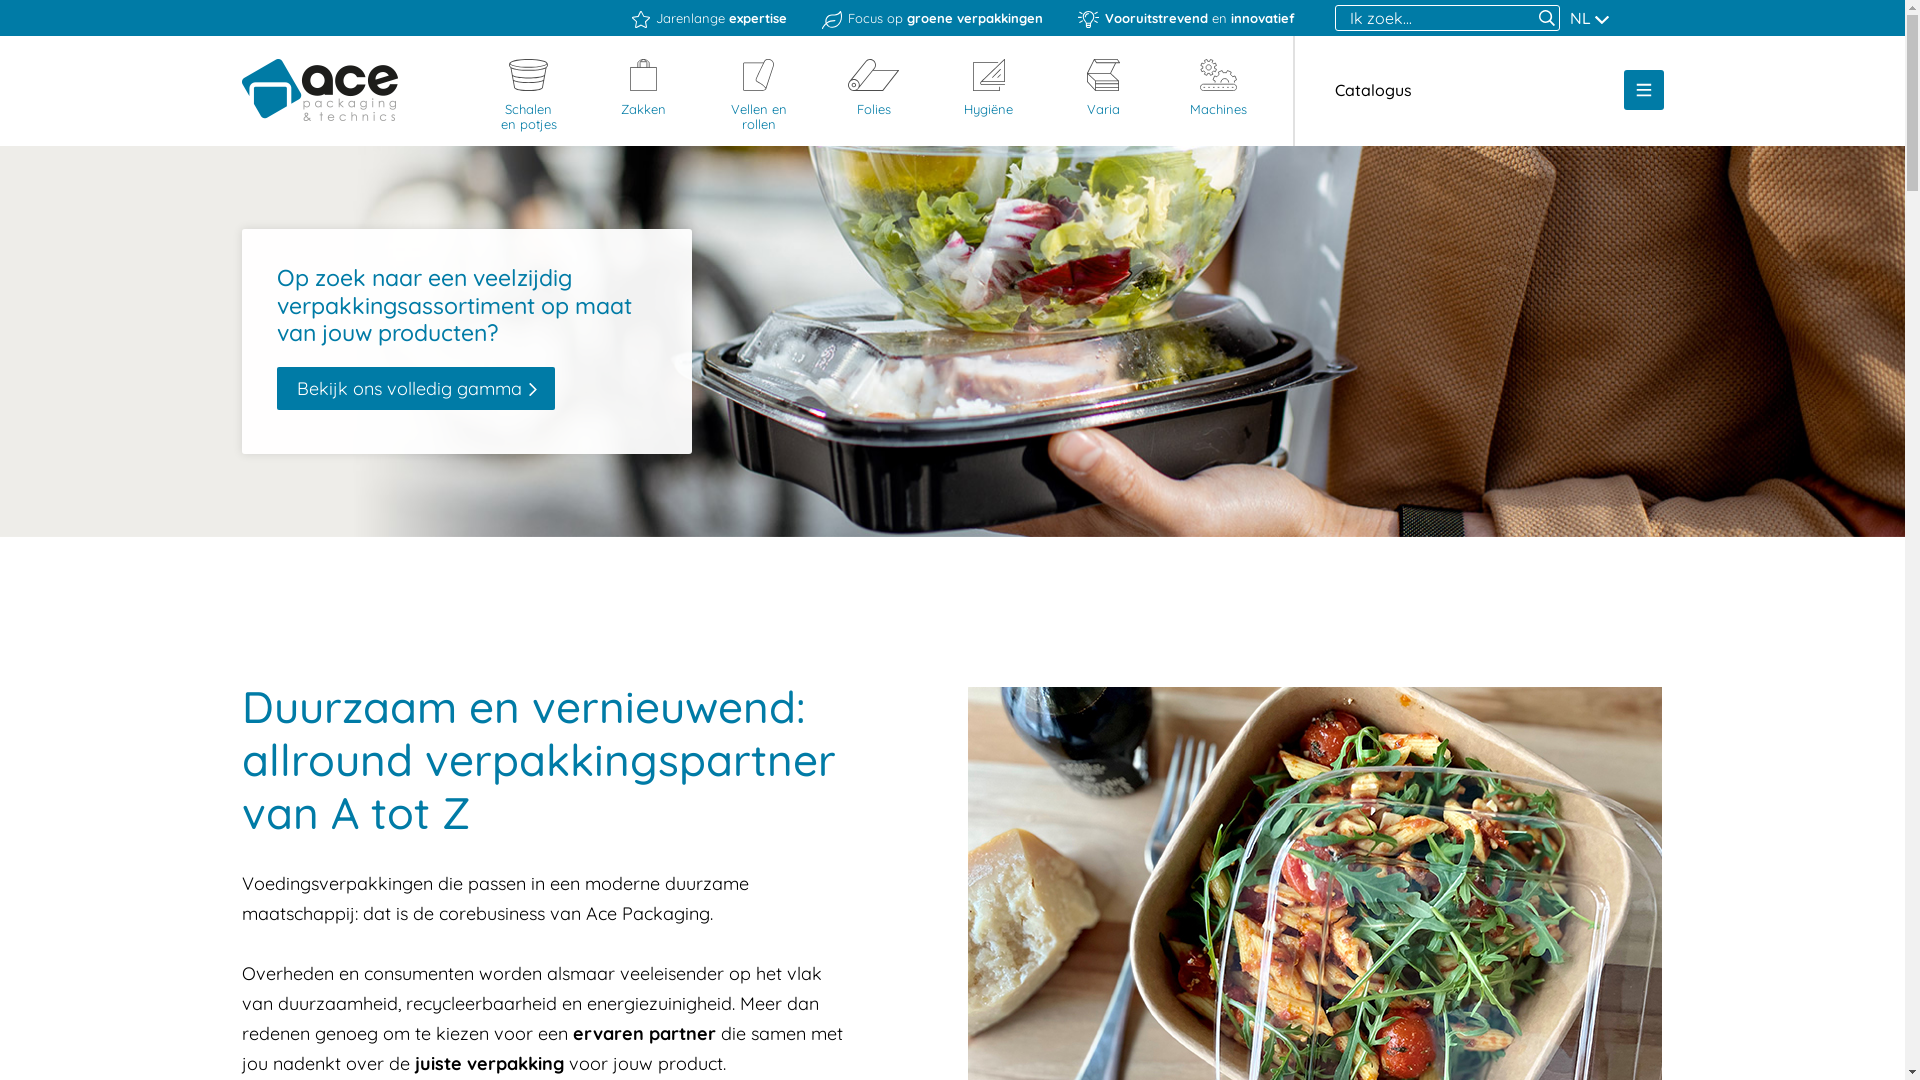  I want to click on 'Varia', so click(1102, 87).